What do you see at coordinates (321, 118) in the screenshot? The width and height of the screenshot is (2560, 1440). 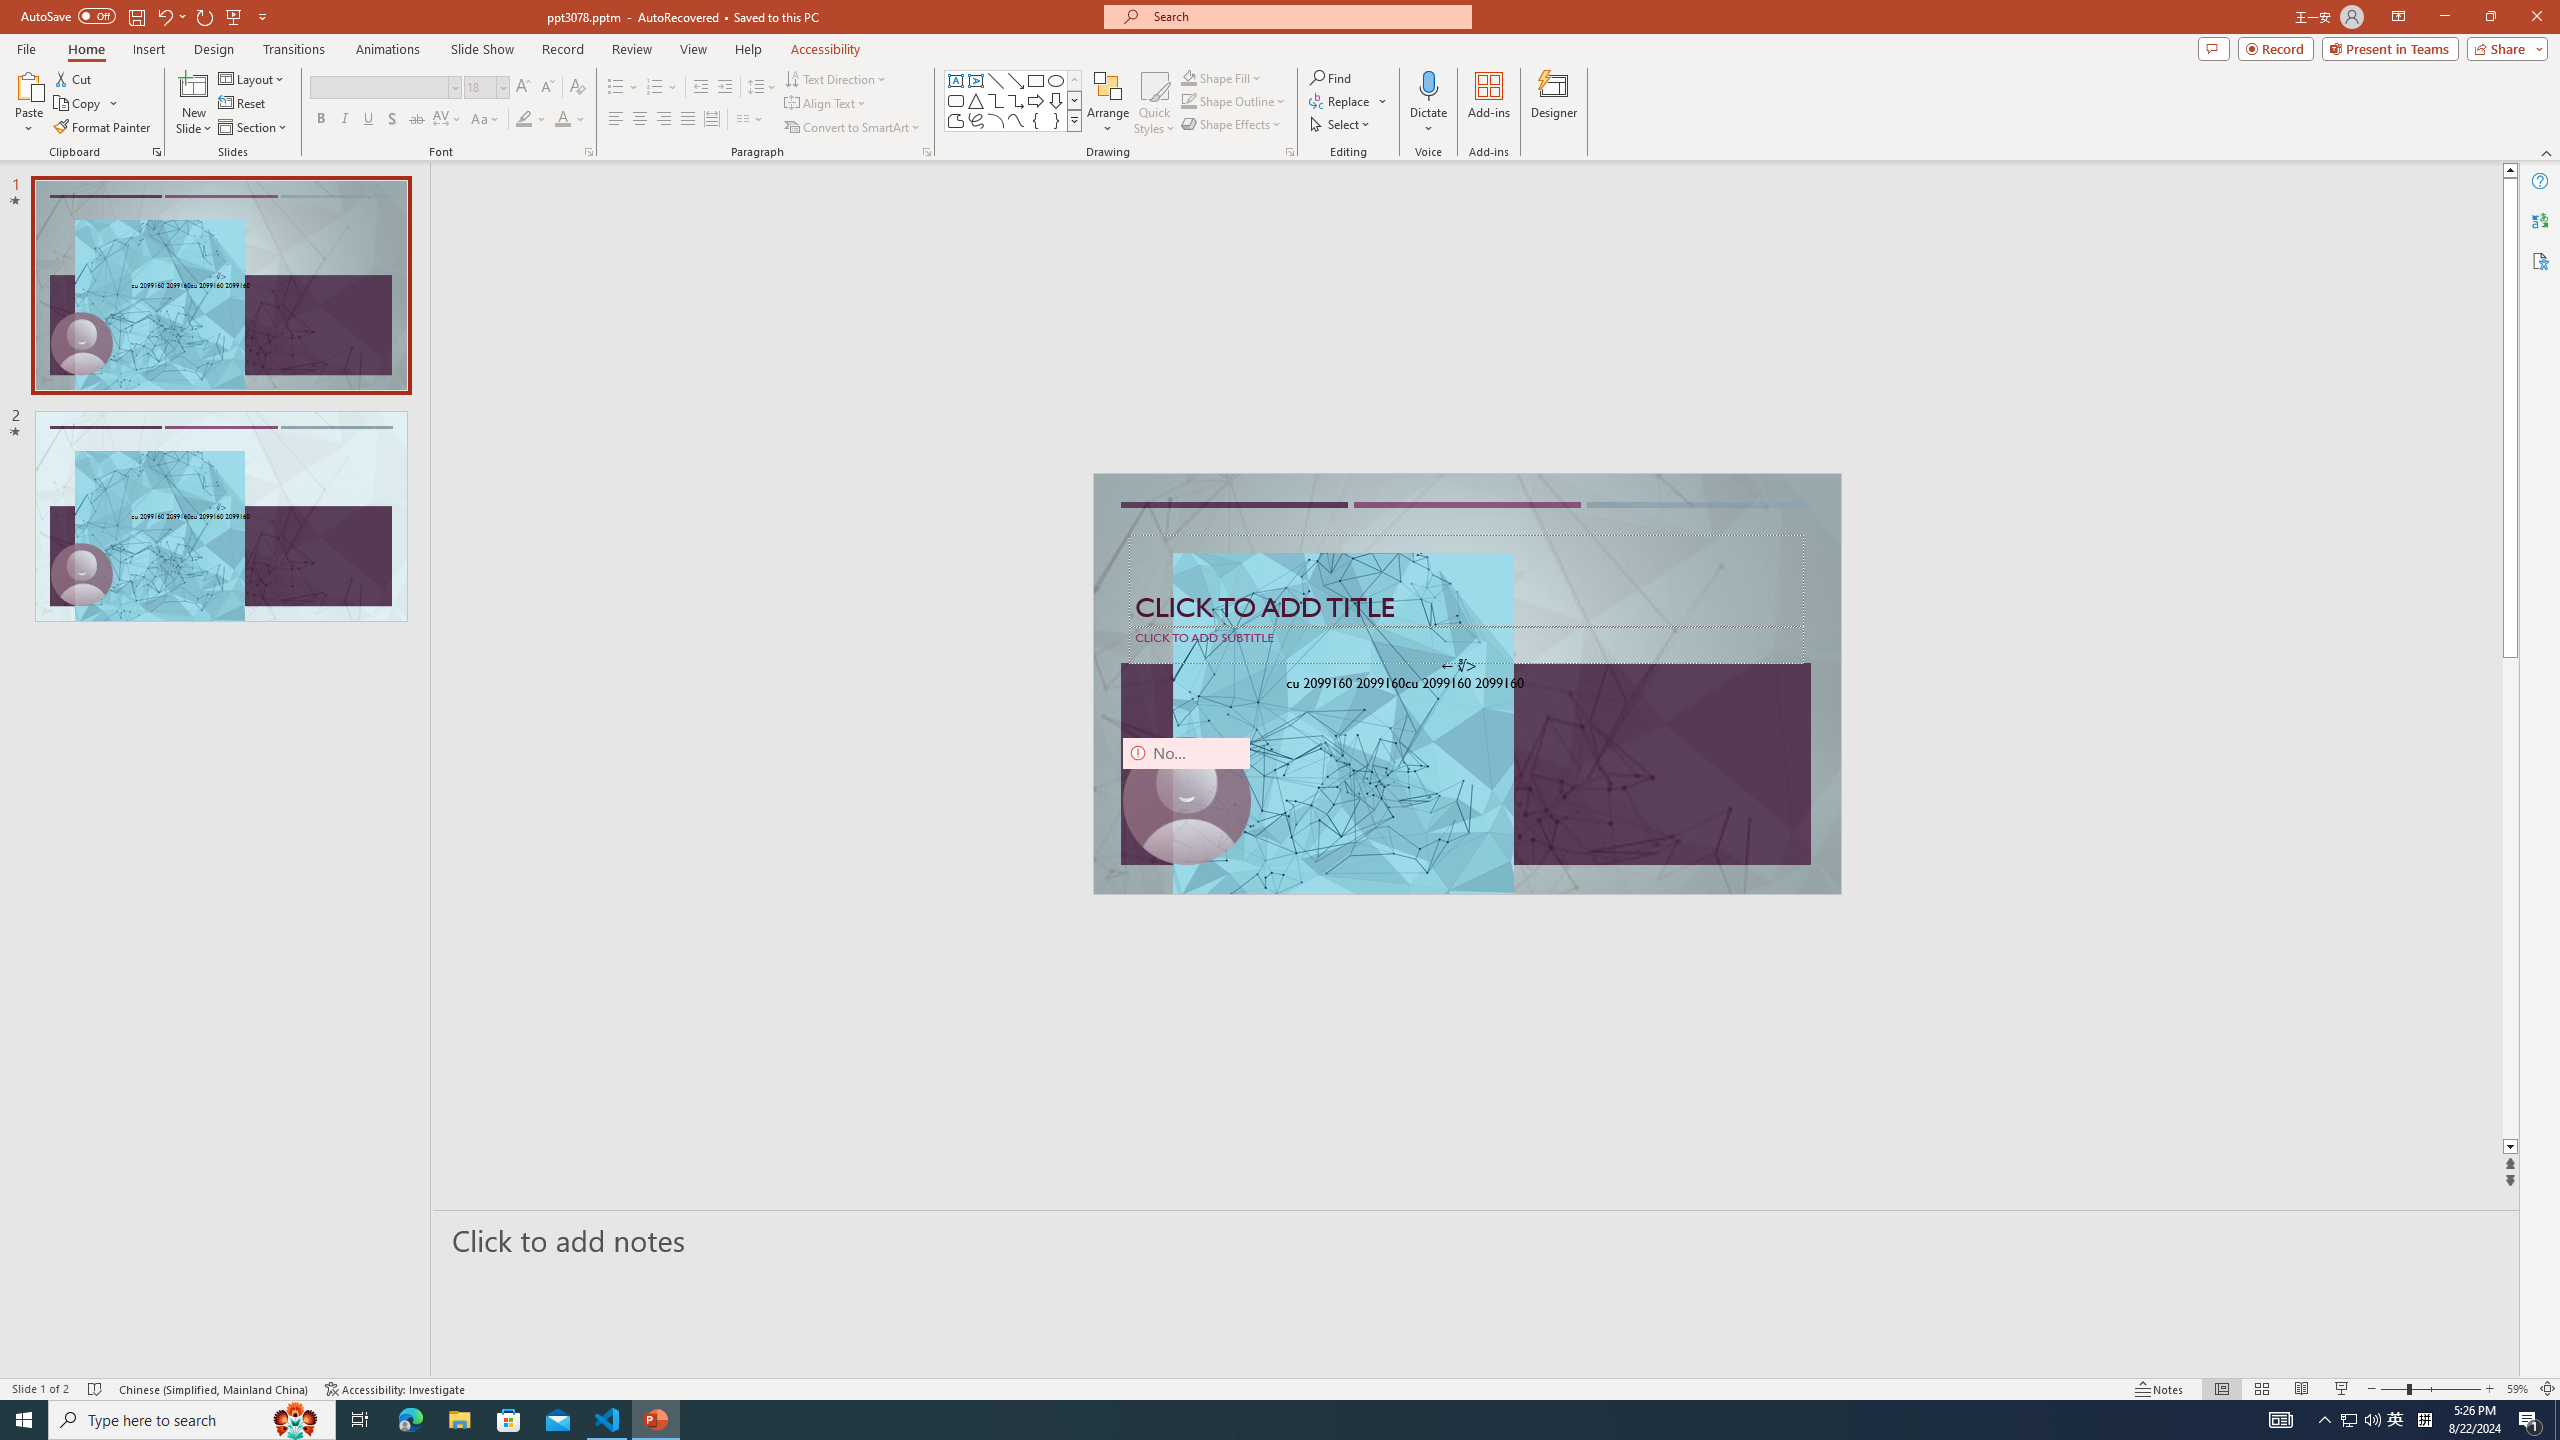 I see `'Bold'` at bounding box center [321, 118].